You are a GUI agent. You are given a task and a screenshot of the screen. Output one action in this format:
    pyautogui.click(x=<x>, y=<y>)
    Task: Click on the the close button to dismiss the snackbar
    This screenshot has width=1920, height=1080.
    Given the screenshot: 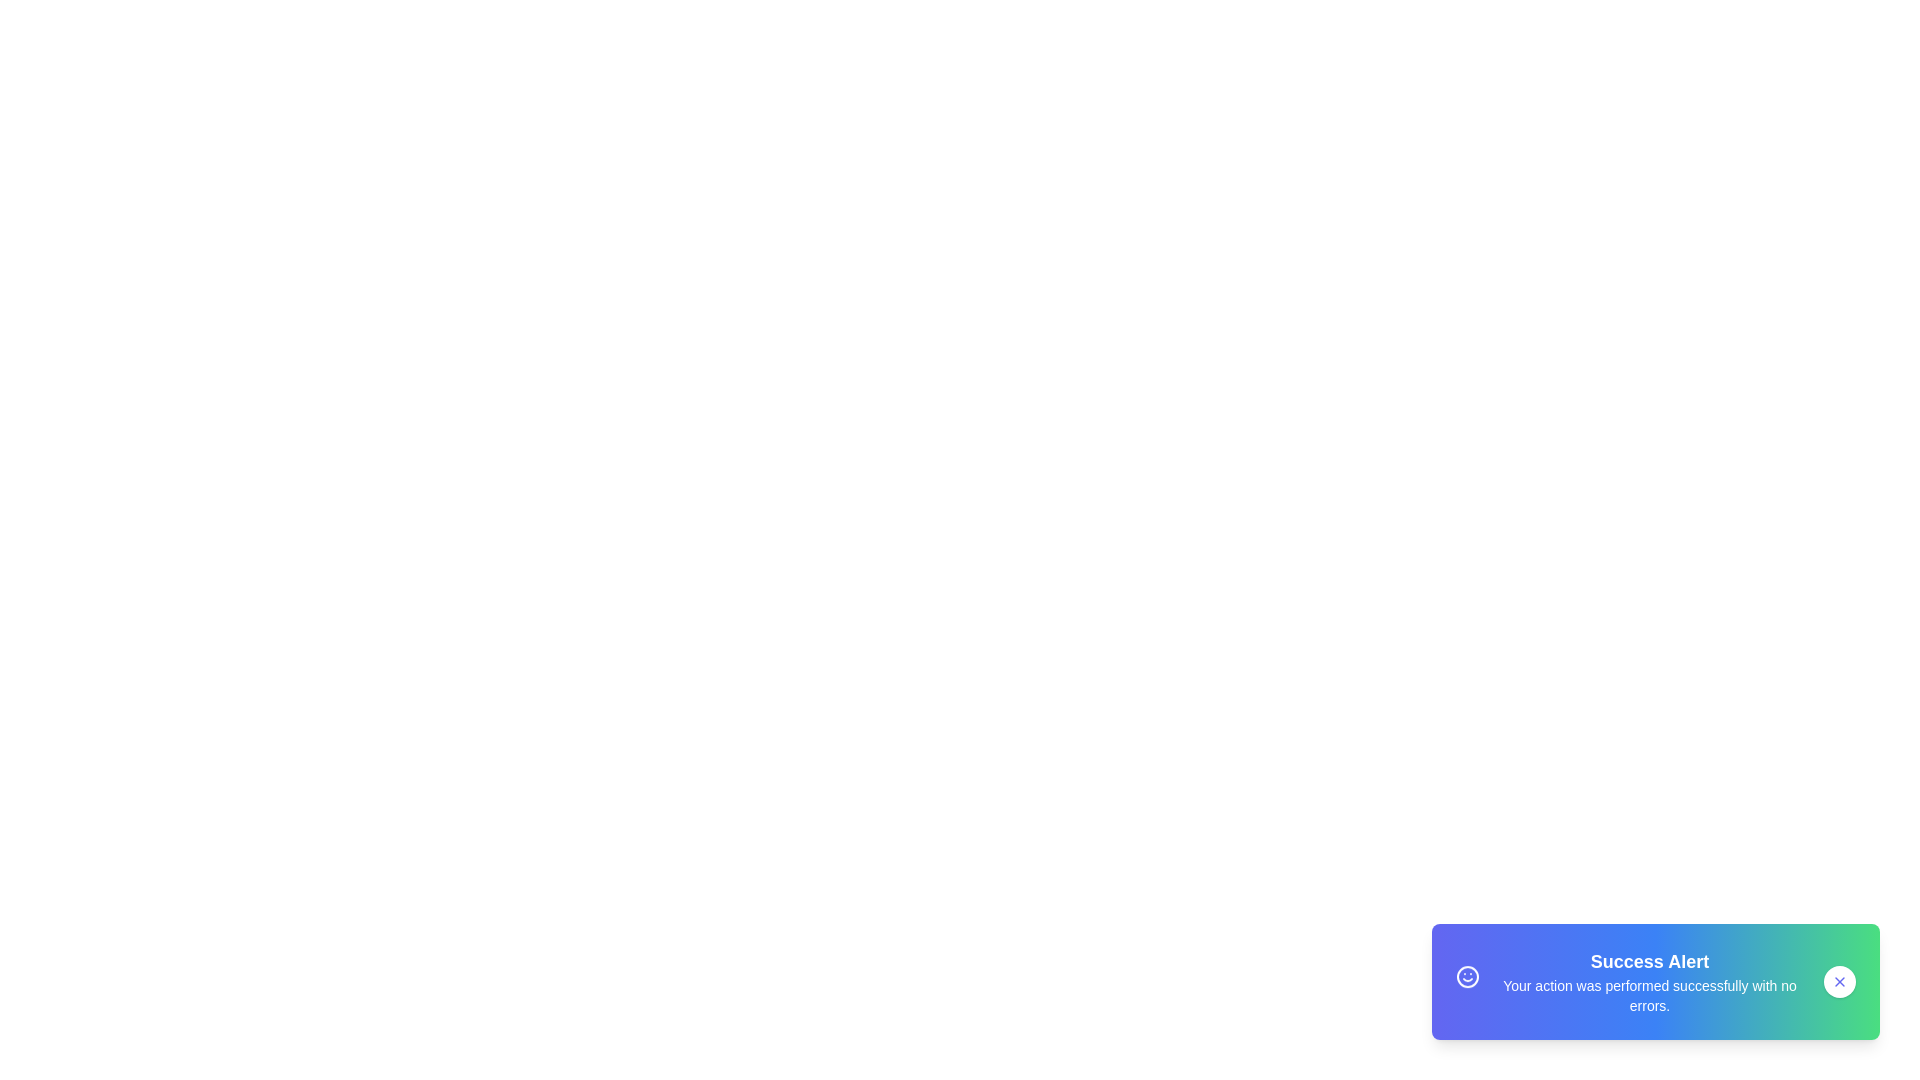 What is the action you would take?
    pyautogui.click(x=1839, y=981)
    